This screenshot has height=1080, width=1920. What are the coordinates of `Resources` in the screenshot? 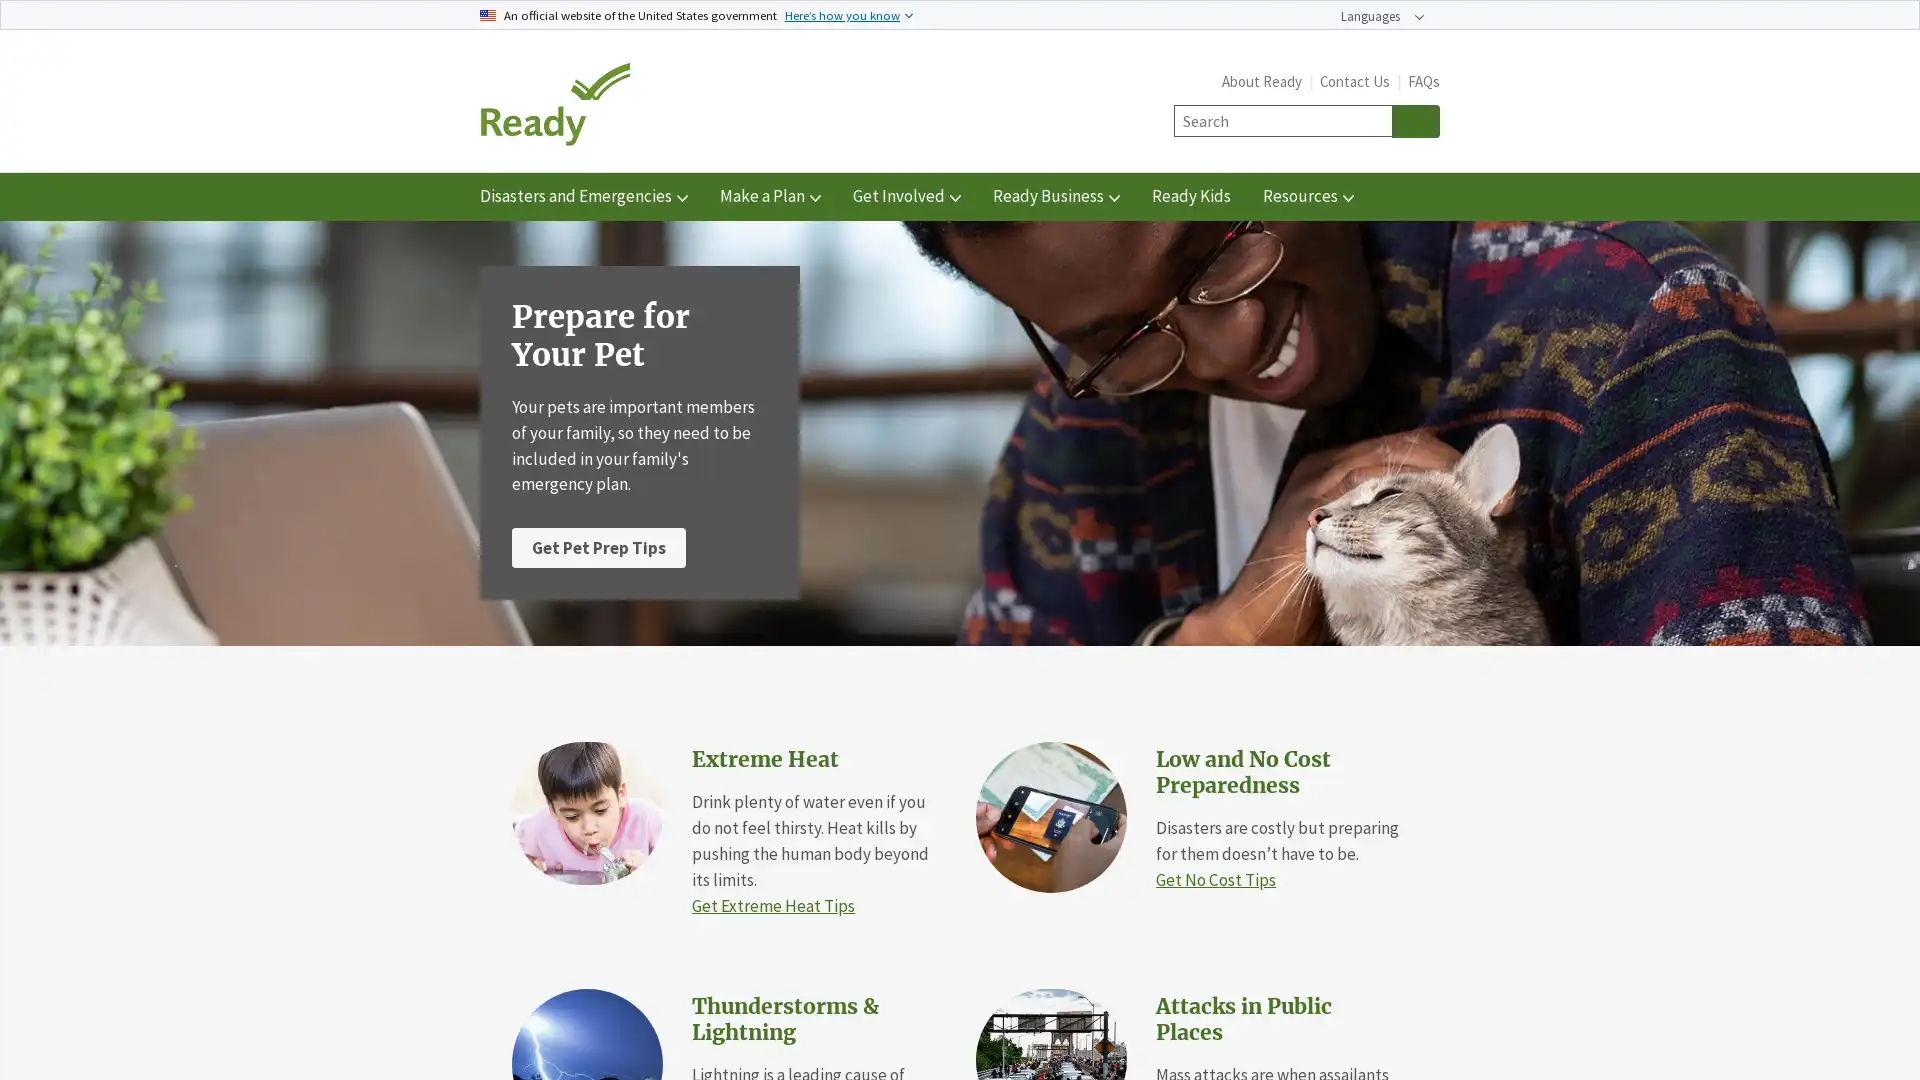 It's located at (1308, 196).